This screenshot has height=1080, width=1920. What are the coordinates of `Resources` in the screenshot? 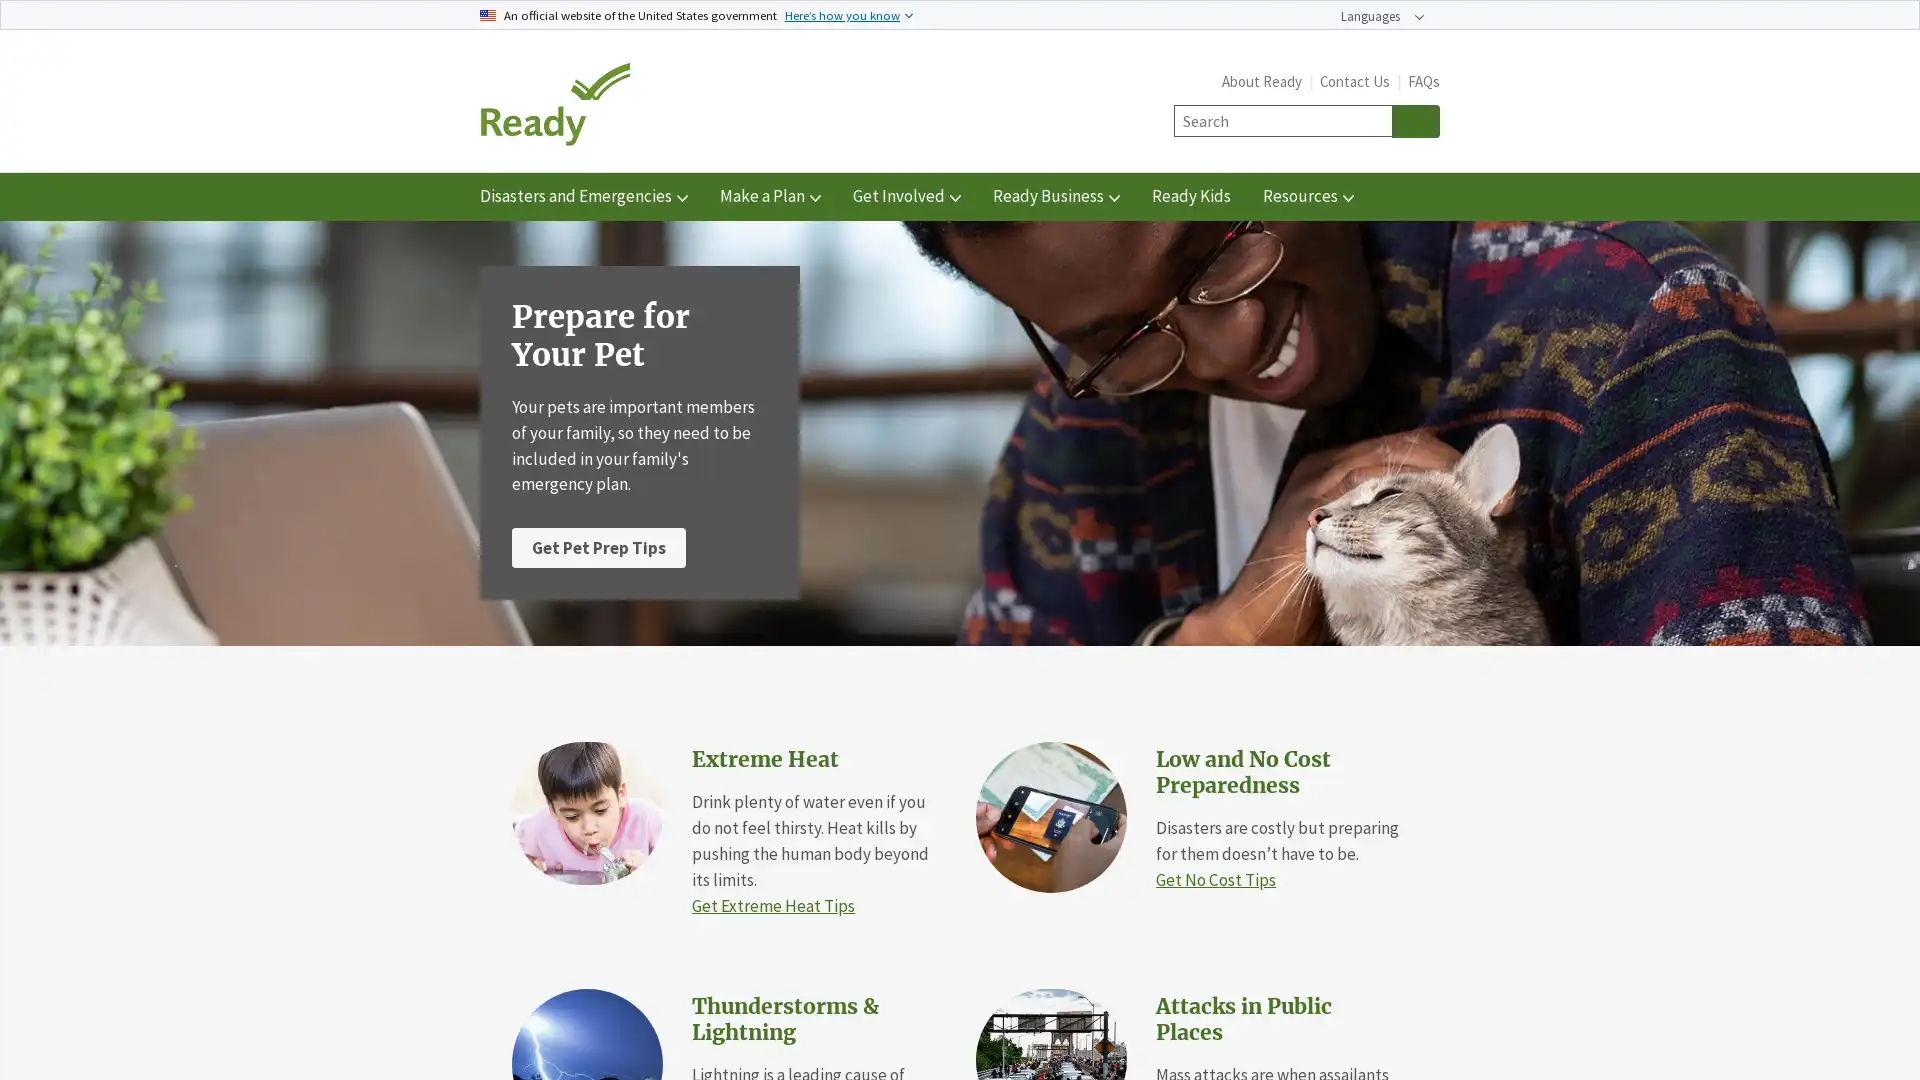 It's located at (1308, 196).